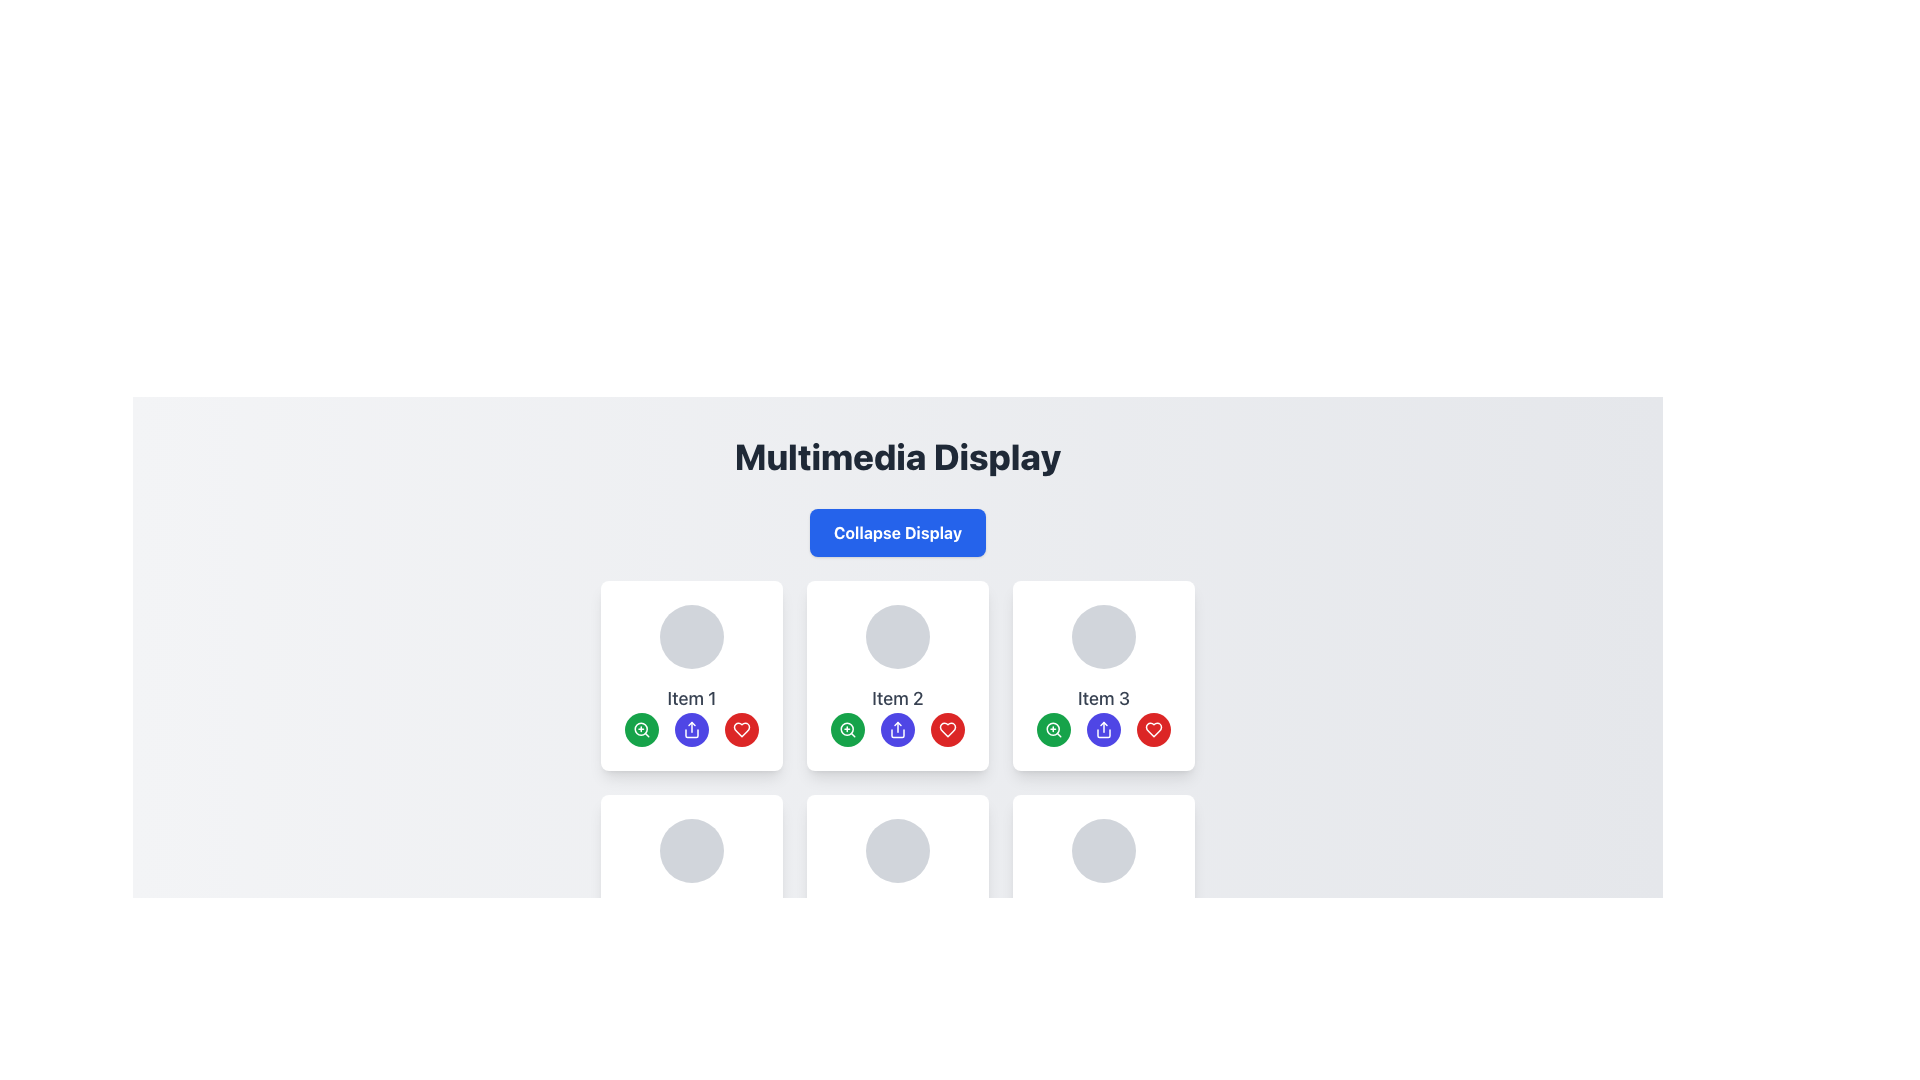 This screenshot has height=1080, width=1920. Describe the element at coordinates (1052, 729) in the screenshot. I see `the first green circular action button below the card labeled 'Item 3'` at that location.